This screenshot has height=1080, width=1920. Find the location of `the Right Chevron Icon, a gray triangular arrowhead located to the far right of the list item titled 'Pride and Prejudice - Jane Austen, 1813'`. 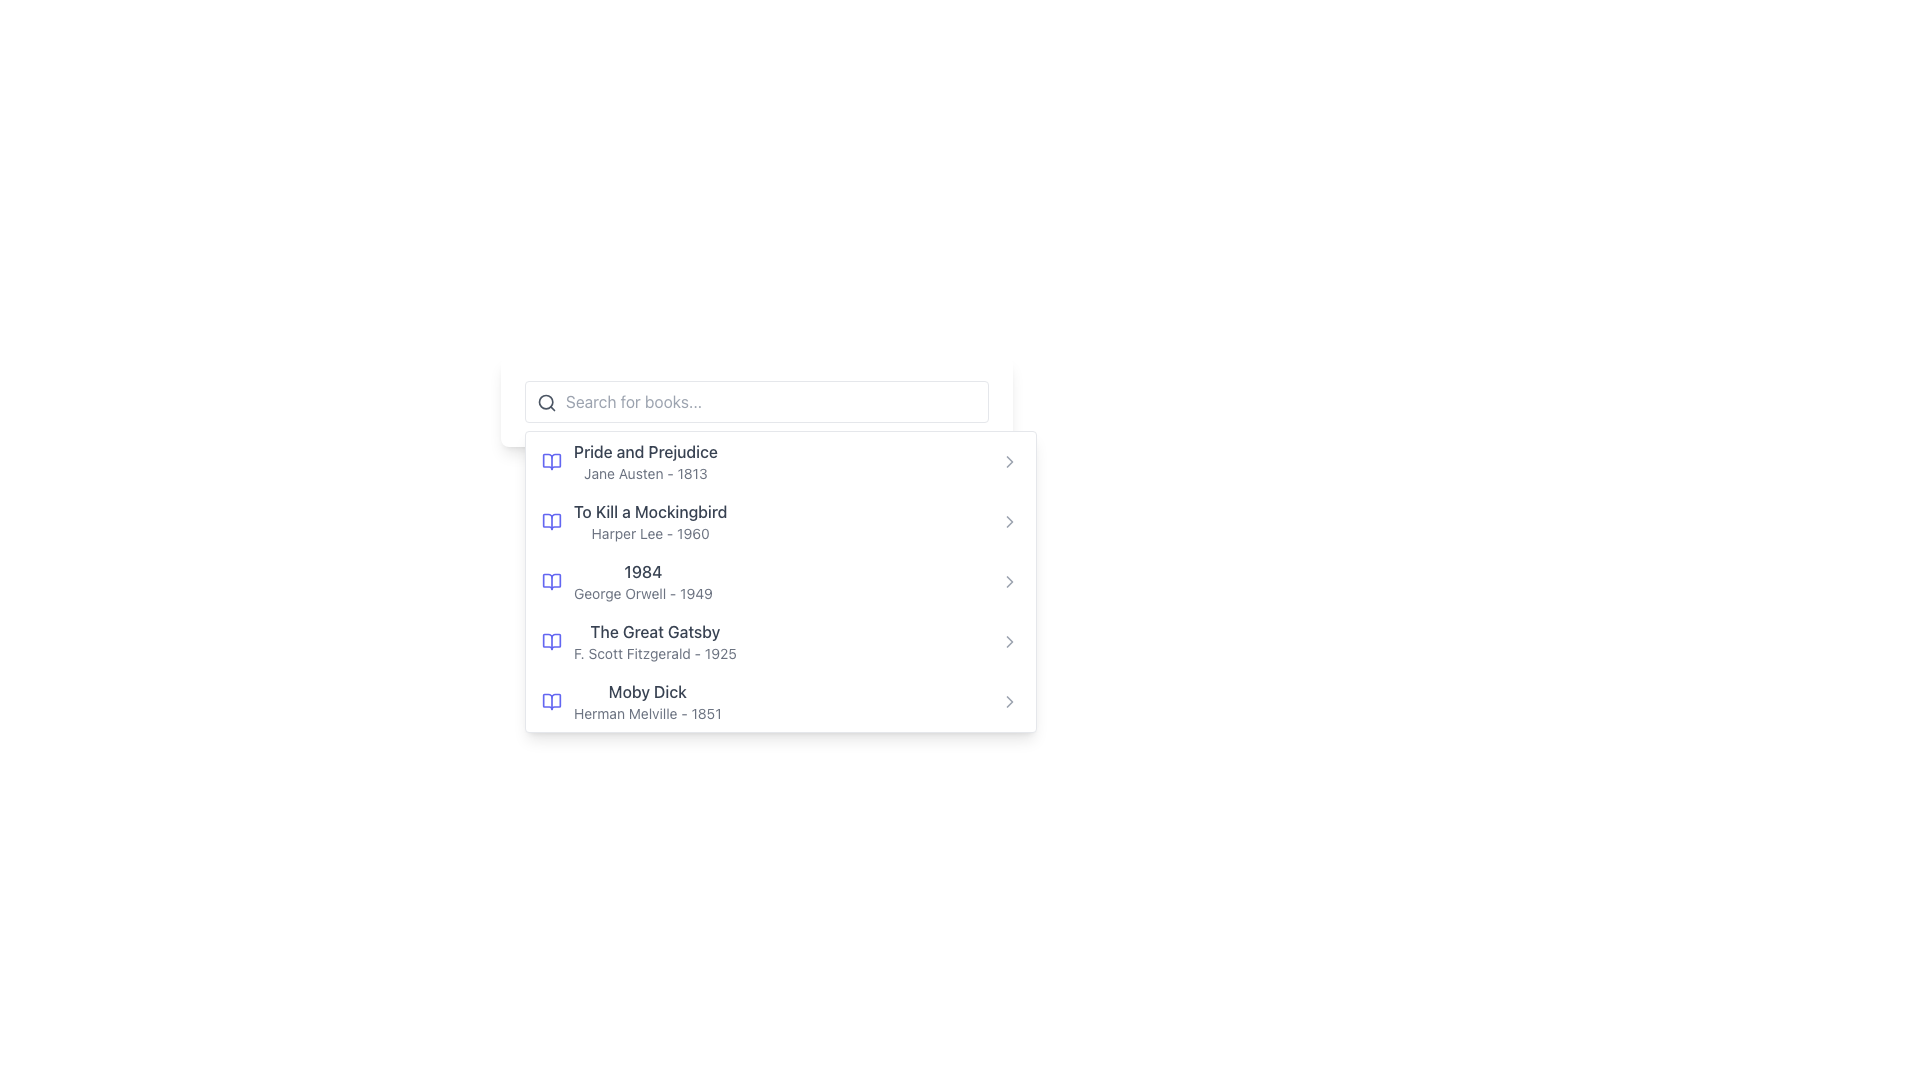

the Right Chevron Icon, a gray triangular arrowhead located to the far right of the list item titled 'Pride and Prejudice - Jane Austen, 1813' is located at coordinates (1009, 462).